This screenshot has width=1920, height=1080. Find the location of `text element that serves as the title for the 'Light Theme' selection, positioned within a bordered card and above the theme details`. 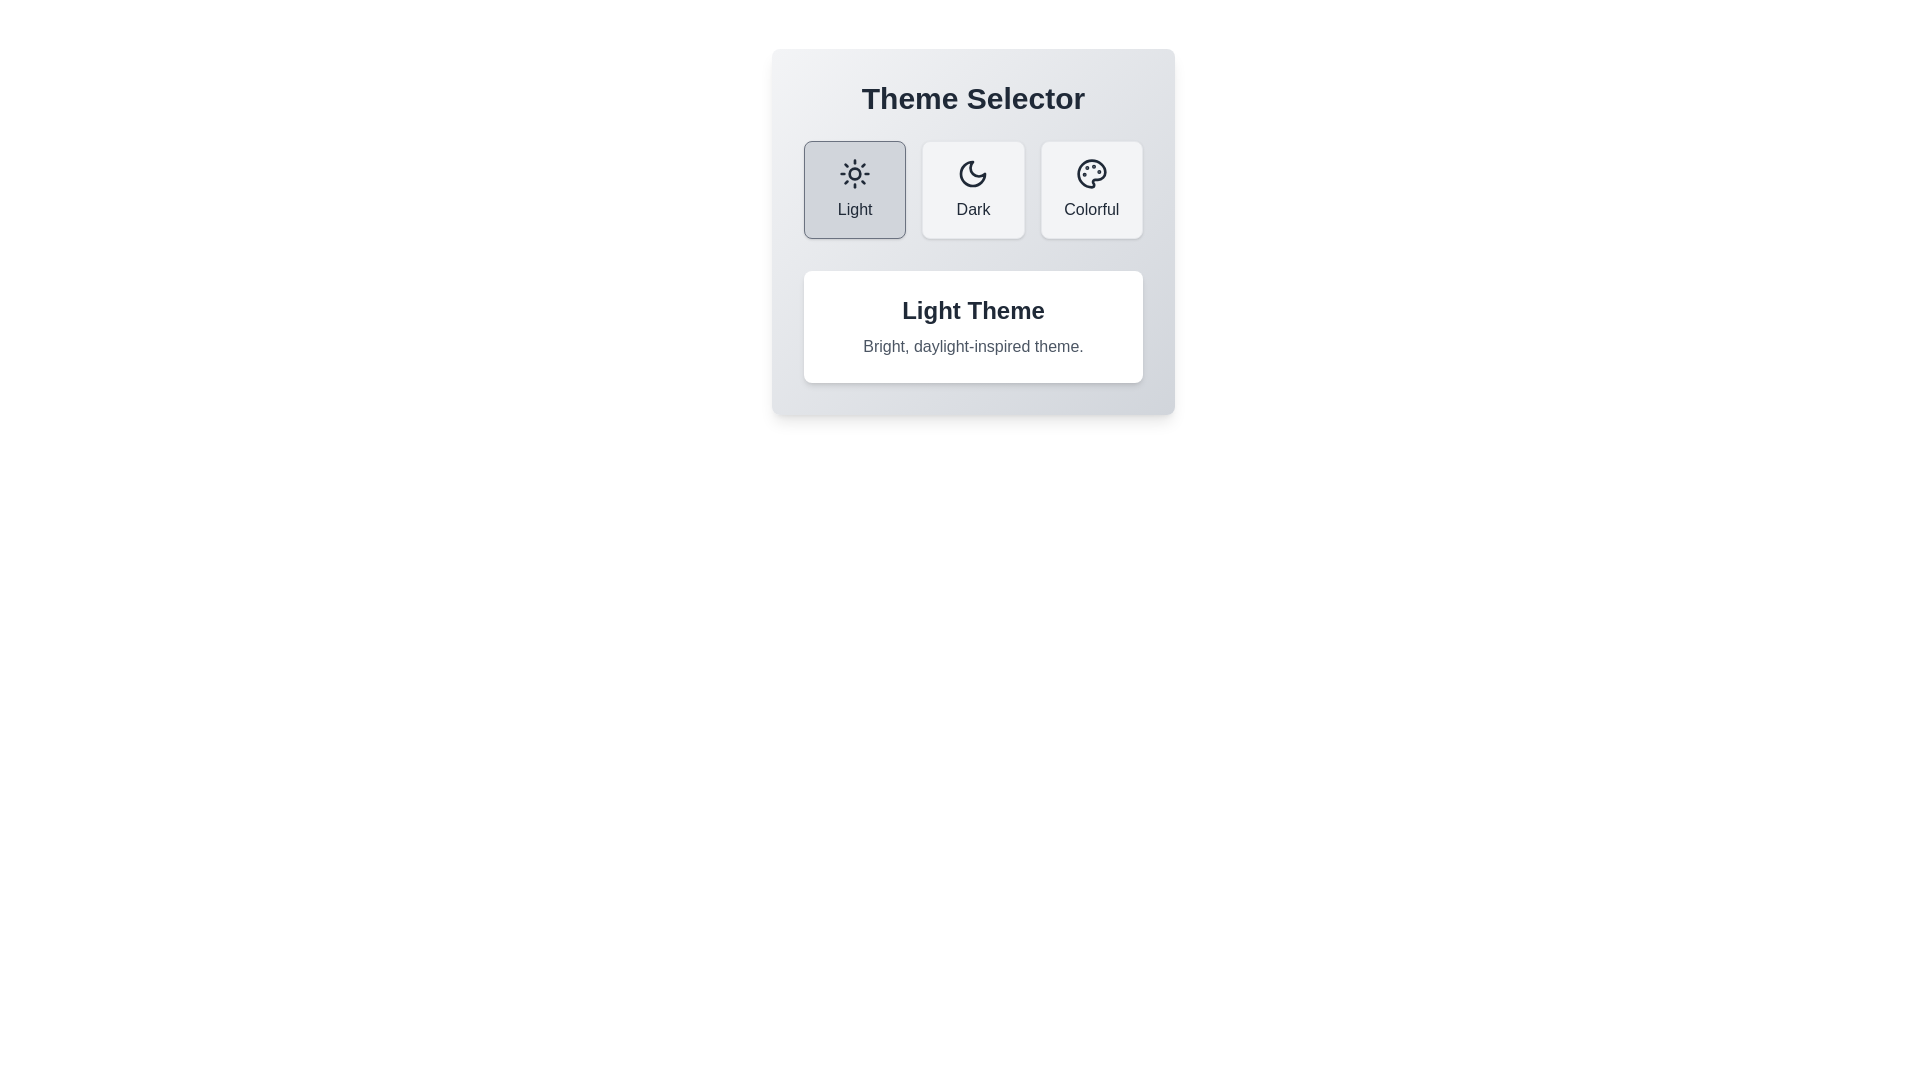

text element that serves as the title for the 'Light Theme' selection, positioned within a bordered card and above the theme details is located at coordinates (973, 311).